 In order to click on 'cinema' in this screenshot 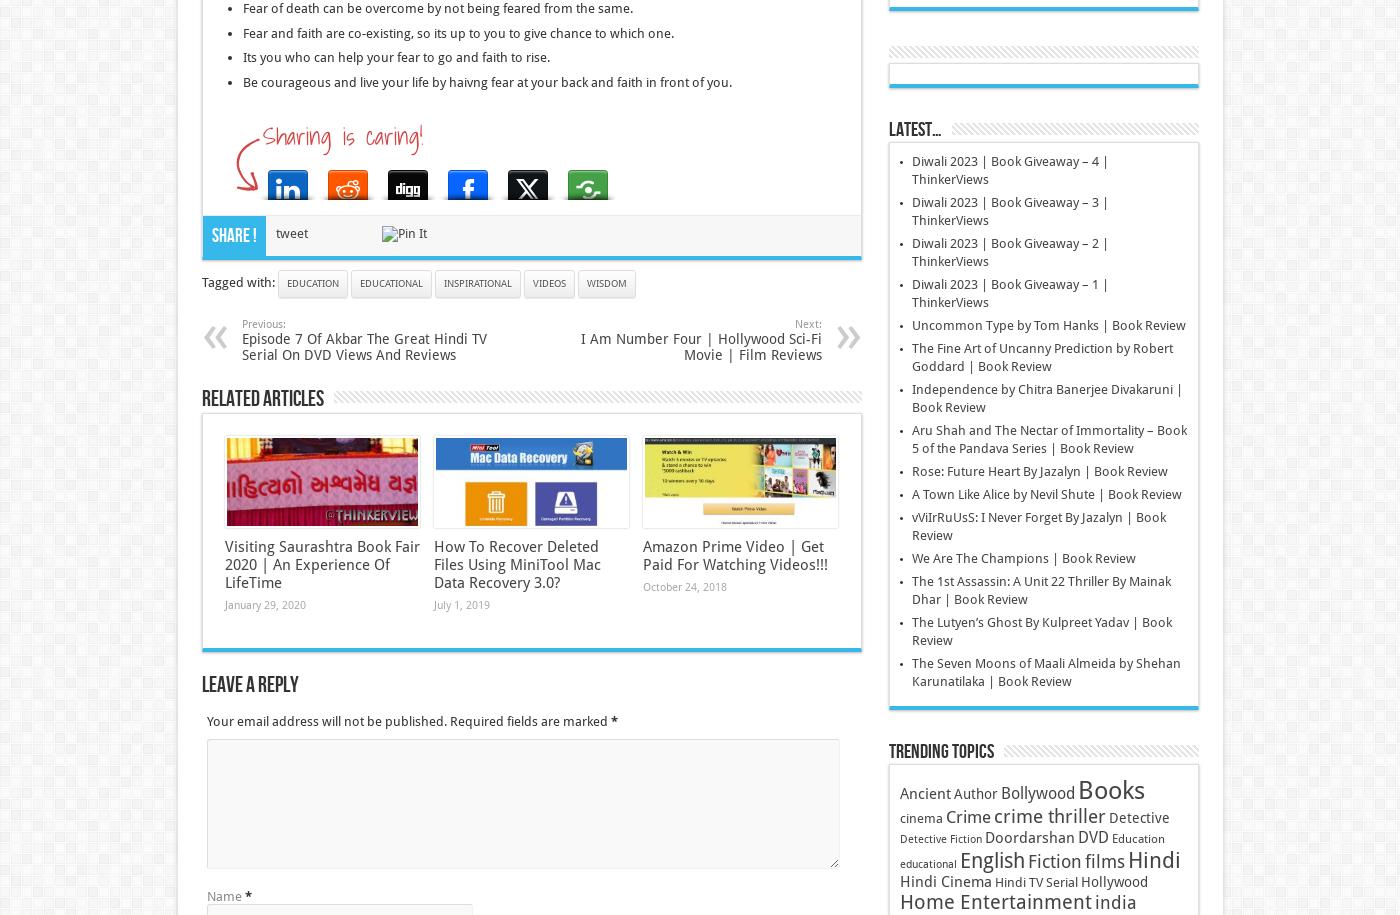, I will do `click(920, 818)`.